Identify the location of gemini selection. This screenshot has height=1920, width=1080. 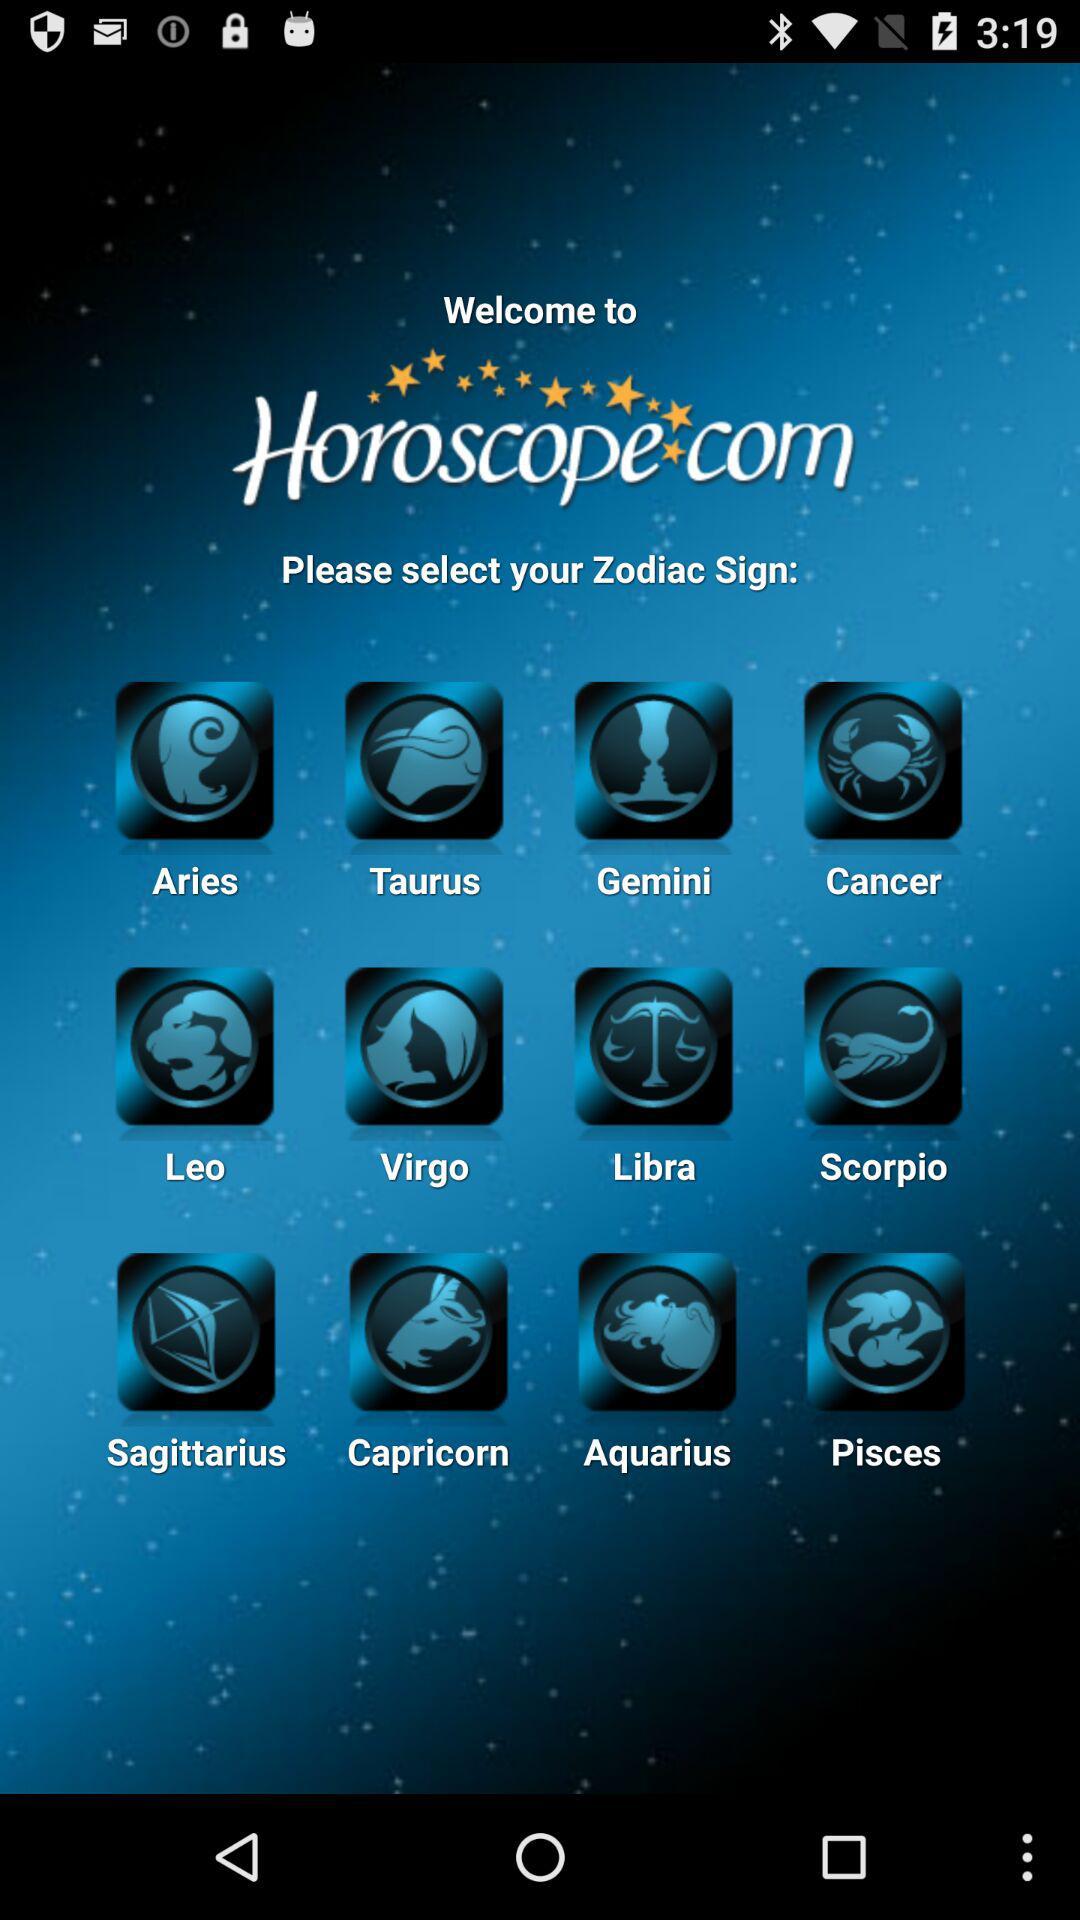
(653, 756).